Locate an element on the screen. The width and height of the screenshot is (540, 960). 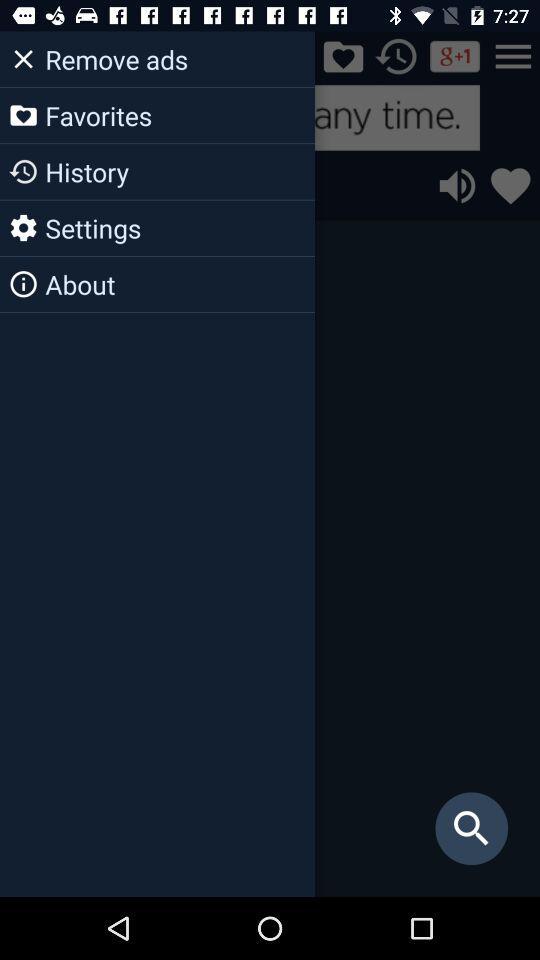
the font icon is located at coordinates (133, 55).